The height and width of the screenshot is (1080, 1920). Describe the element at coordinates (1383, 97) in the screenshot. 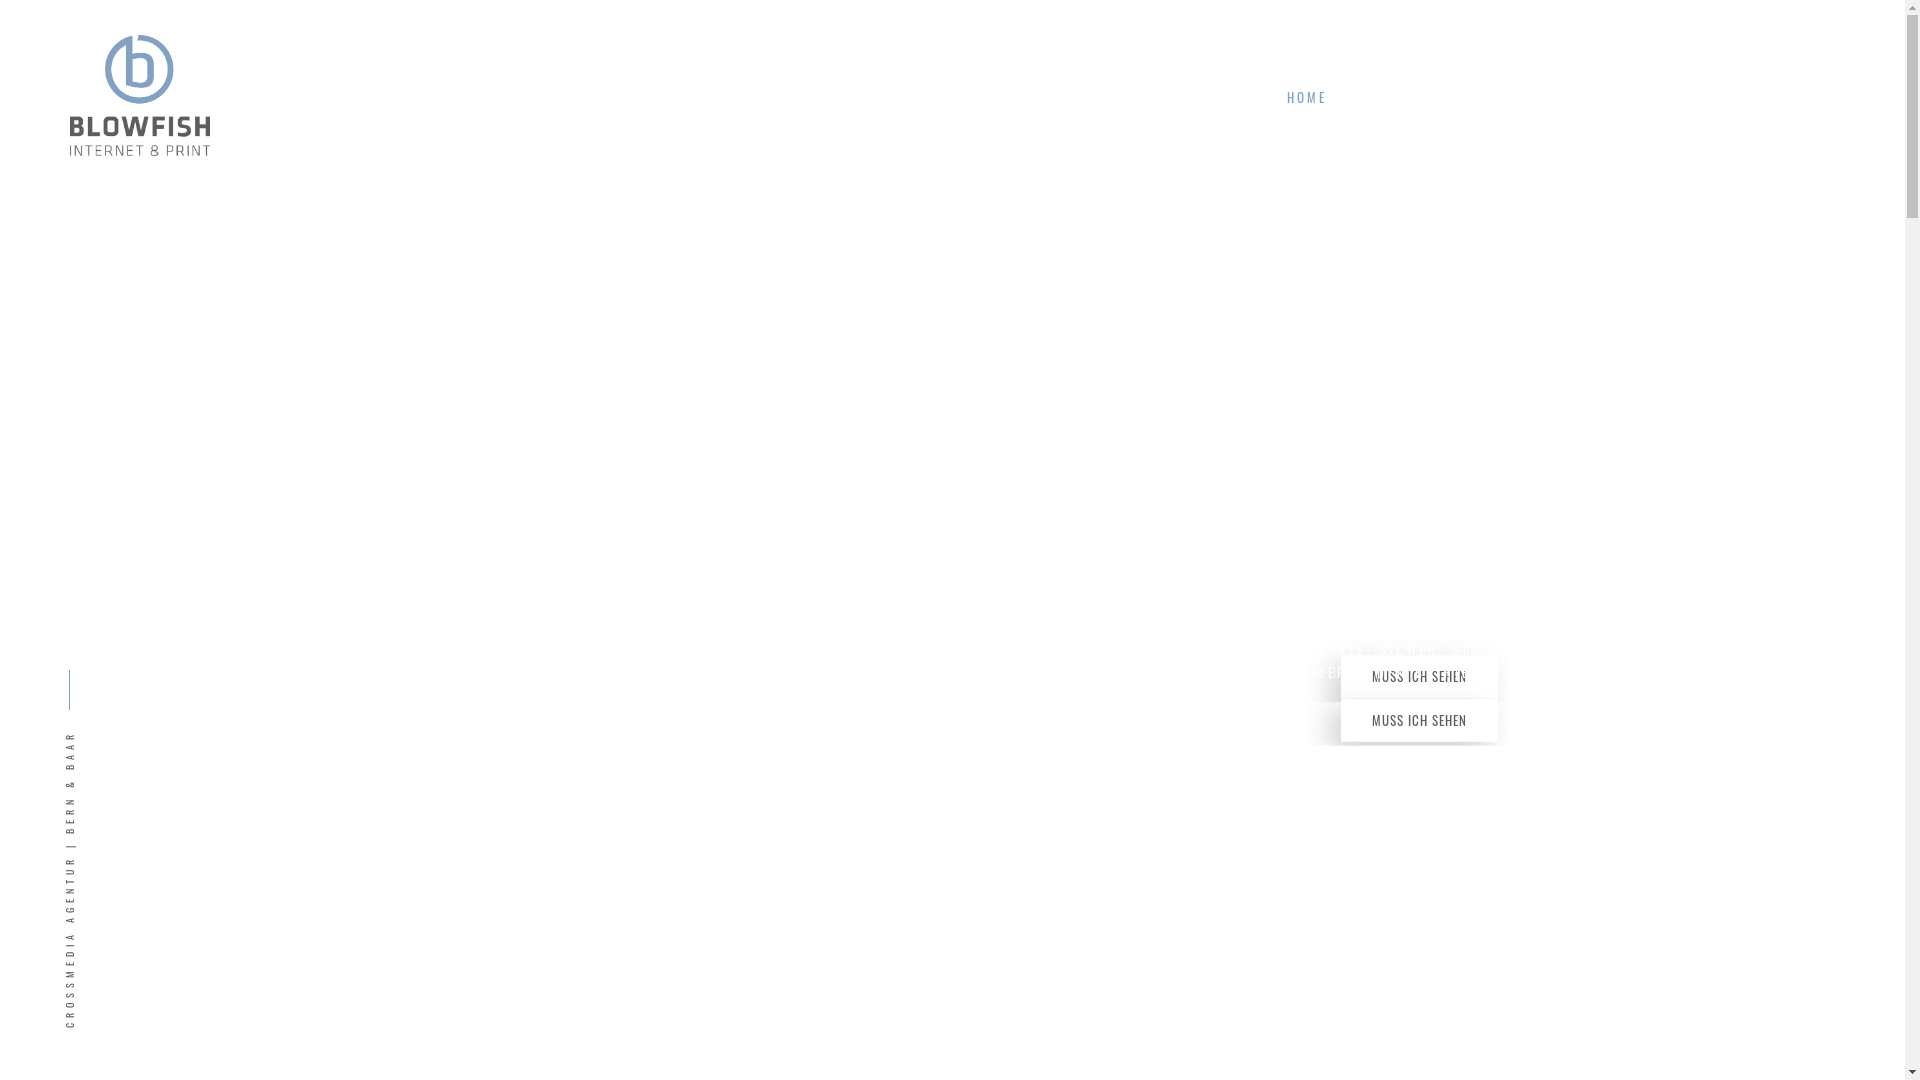

I see `'ANGEBOT'` at that location.